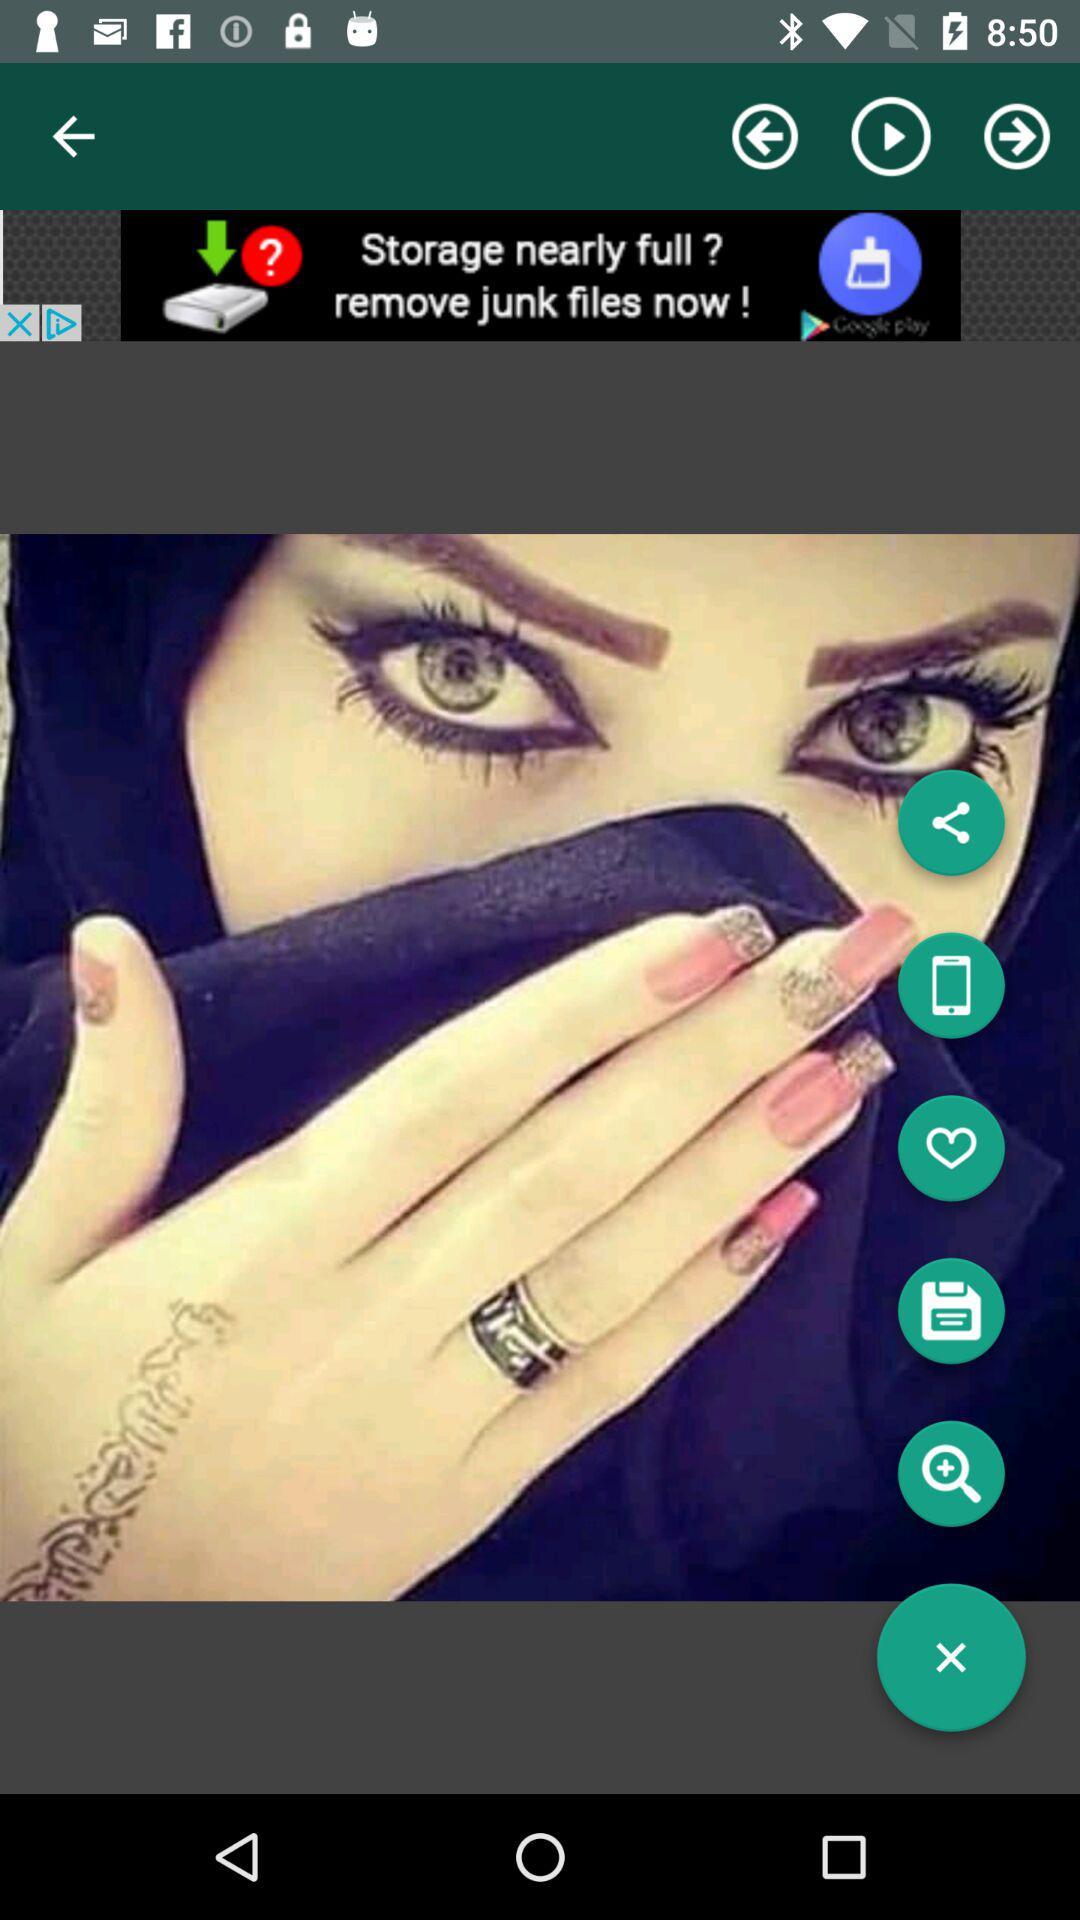 Image resolution: width=1080 pixels, height=1920 pixels. Describe the element at coordinates (950, 1665) in the screenshot. I see `the close icon` at that location.